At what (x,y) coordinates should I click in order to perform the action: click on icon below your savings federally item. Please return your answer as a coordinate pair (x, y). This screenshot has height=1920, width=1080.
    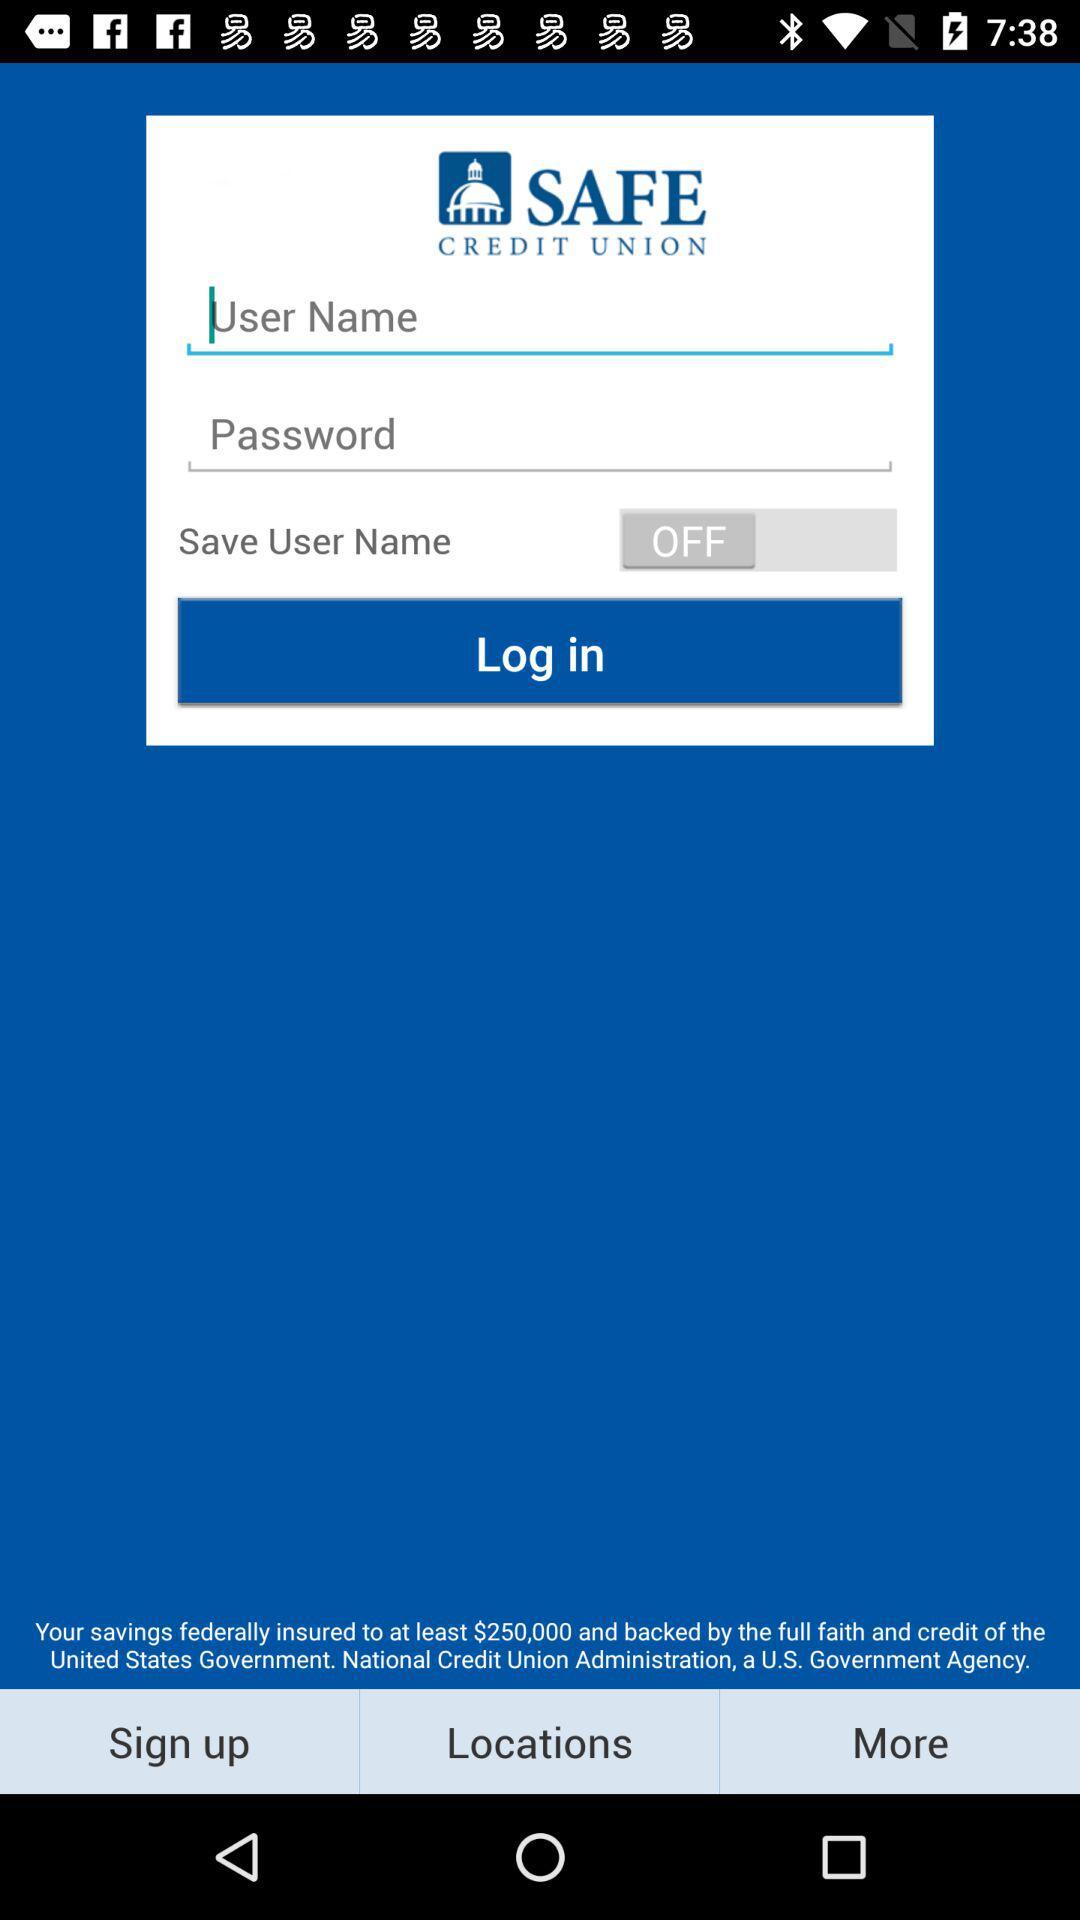
    Looking at the image, I should click on (178, 1740).